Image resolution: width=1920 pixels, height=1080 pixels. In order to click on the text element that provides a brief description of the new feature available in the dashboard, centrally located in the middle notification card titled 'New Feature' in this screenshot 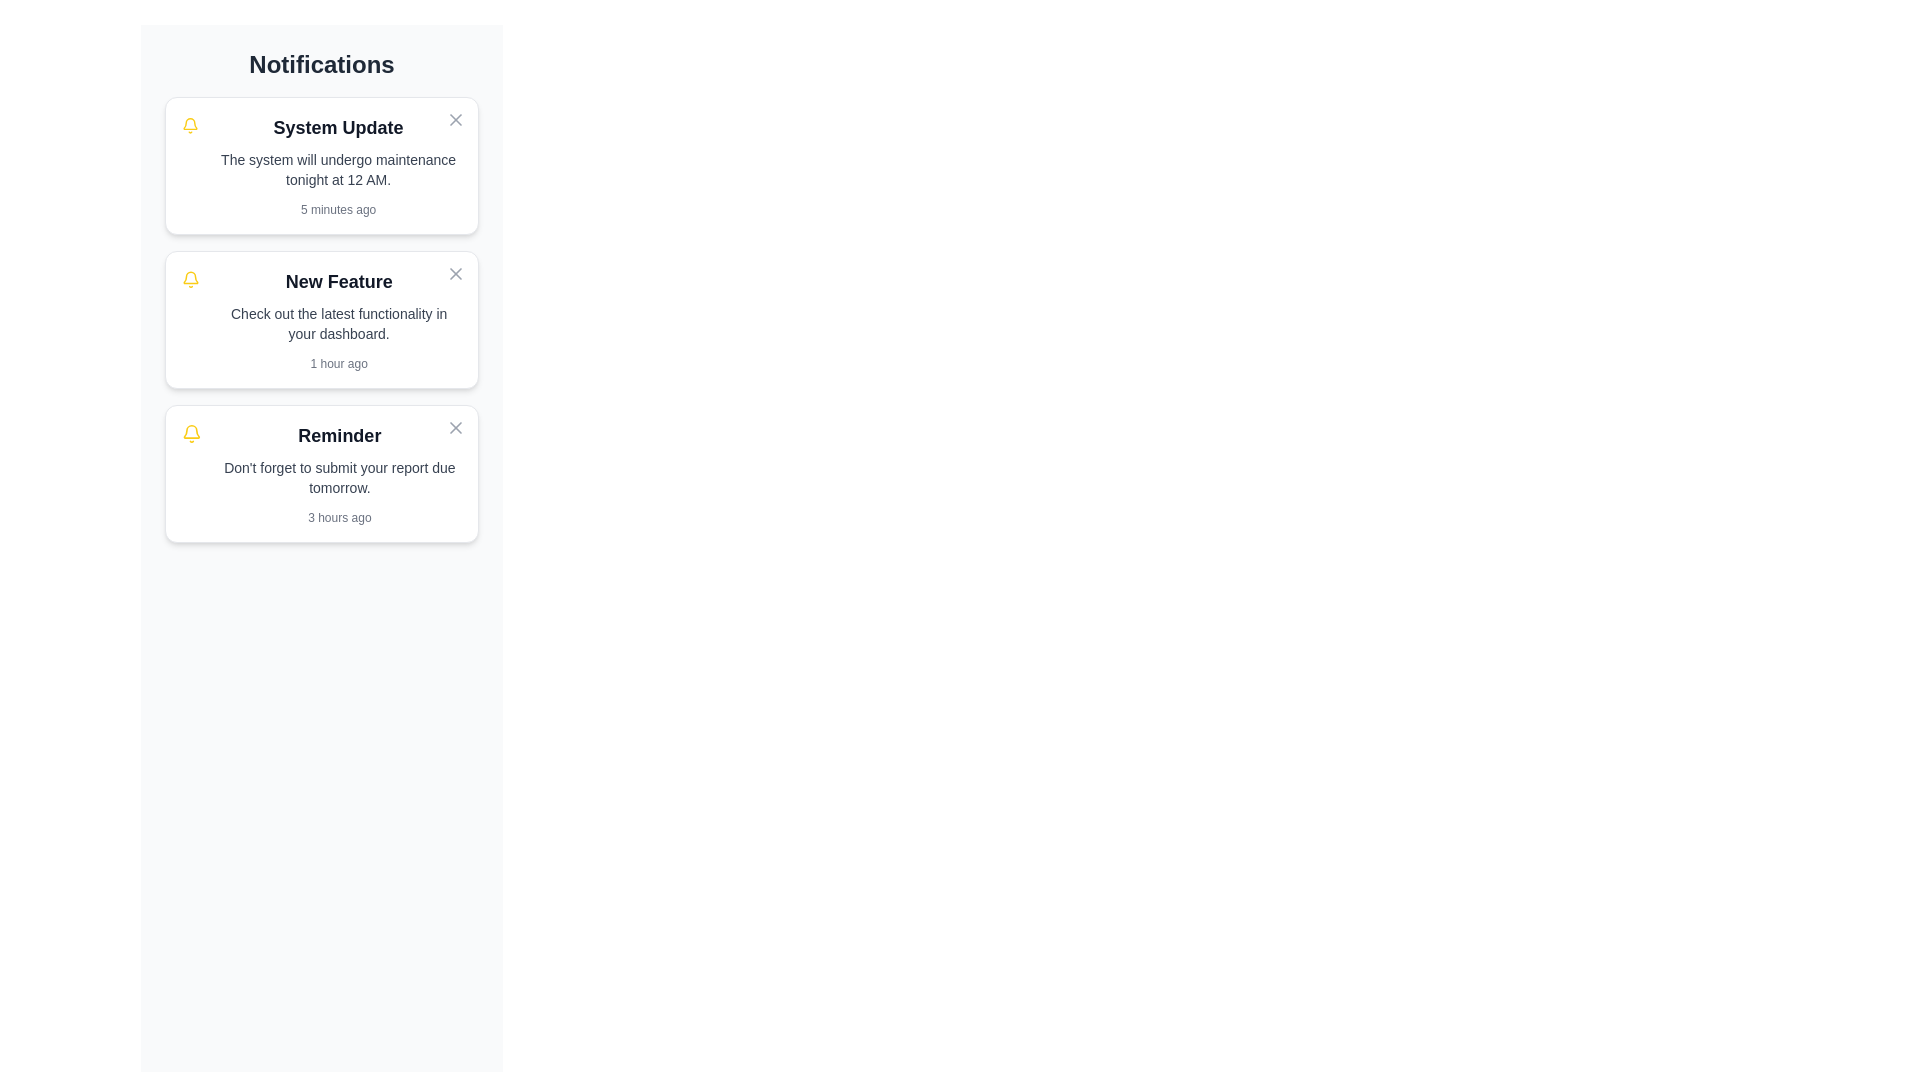, I will do `click(339, 323)`.